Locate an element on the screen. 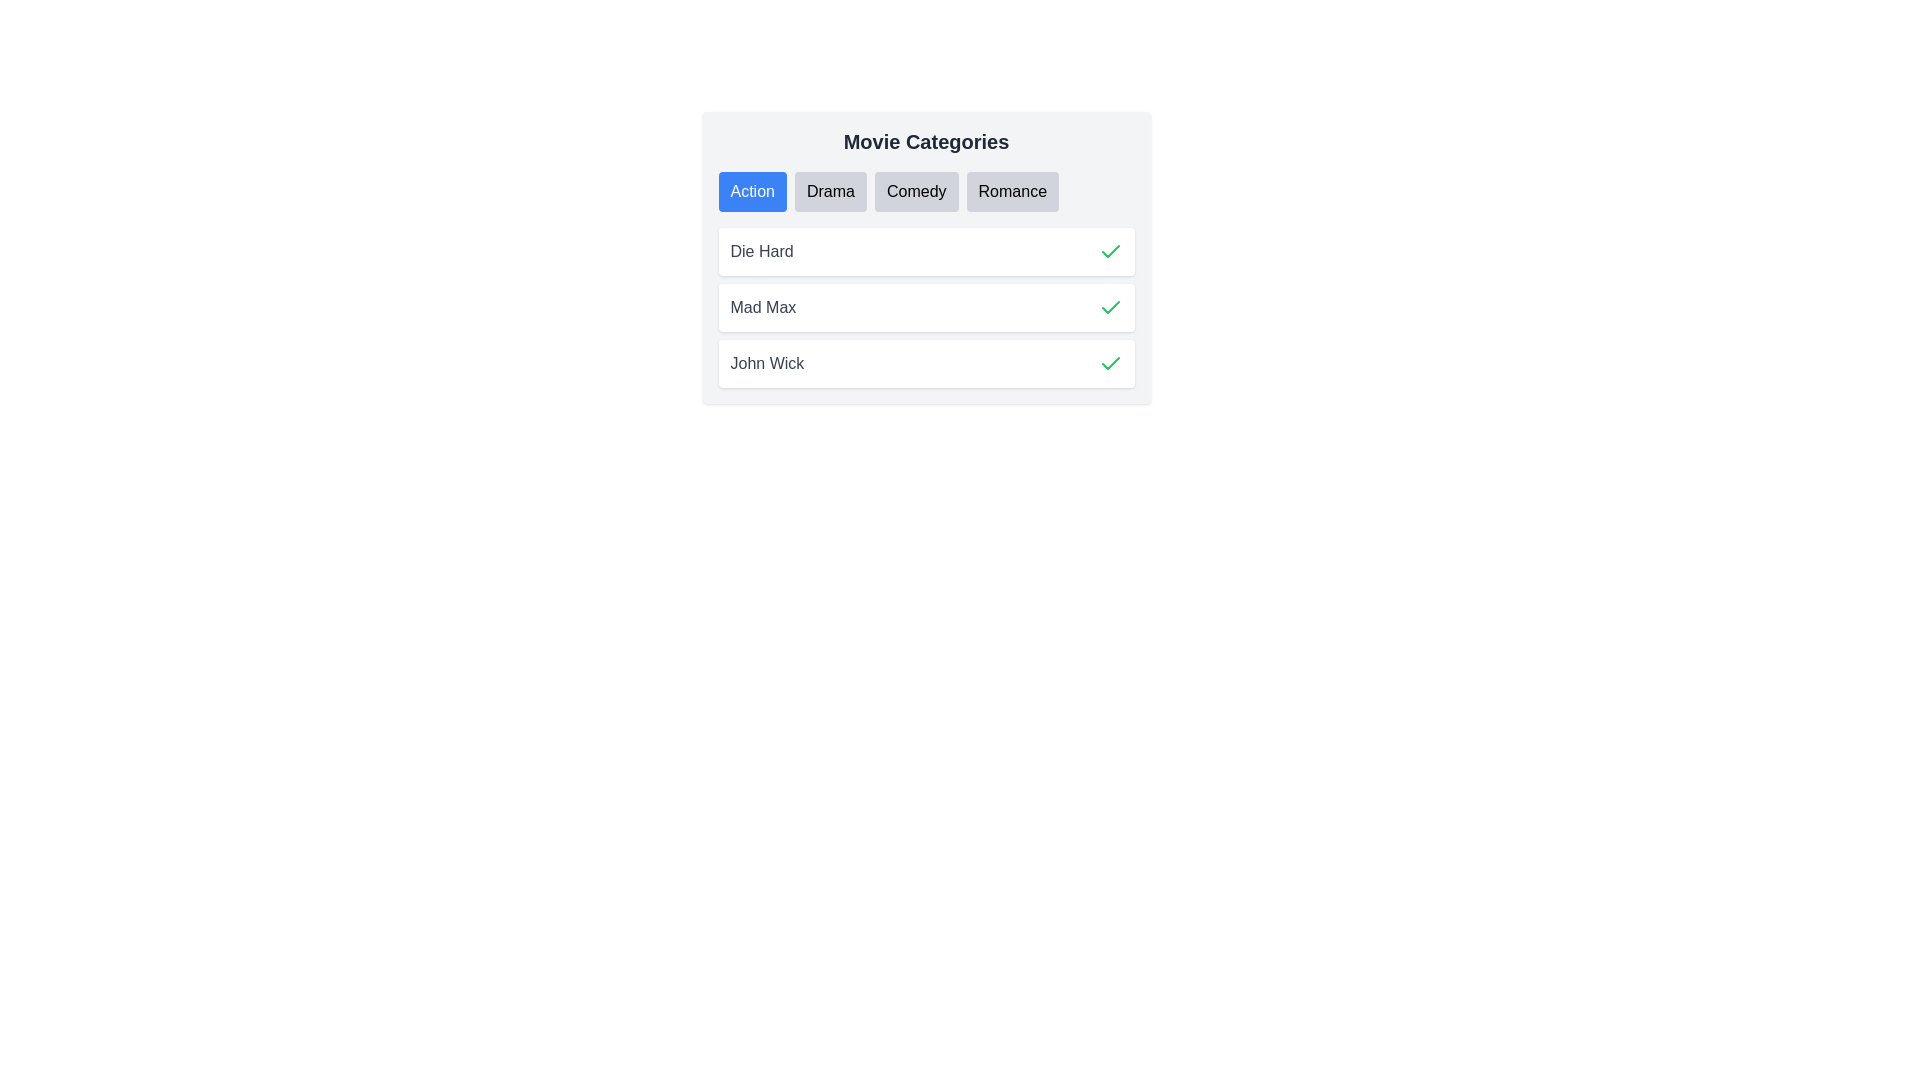  the second selectable list item in the category, which is positioned below 'Die Hard' and above 'John Wick', indicated by a green checkmark is located at coordinates (925, 308).